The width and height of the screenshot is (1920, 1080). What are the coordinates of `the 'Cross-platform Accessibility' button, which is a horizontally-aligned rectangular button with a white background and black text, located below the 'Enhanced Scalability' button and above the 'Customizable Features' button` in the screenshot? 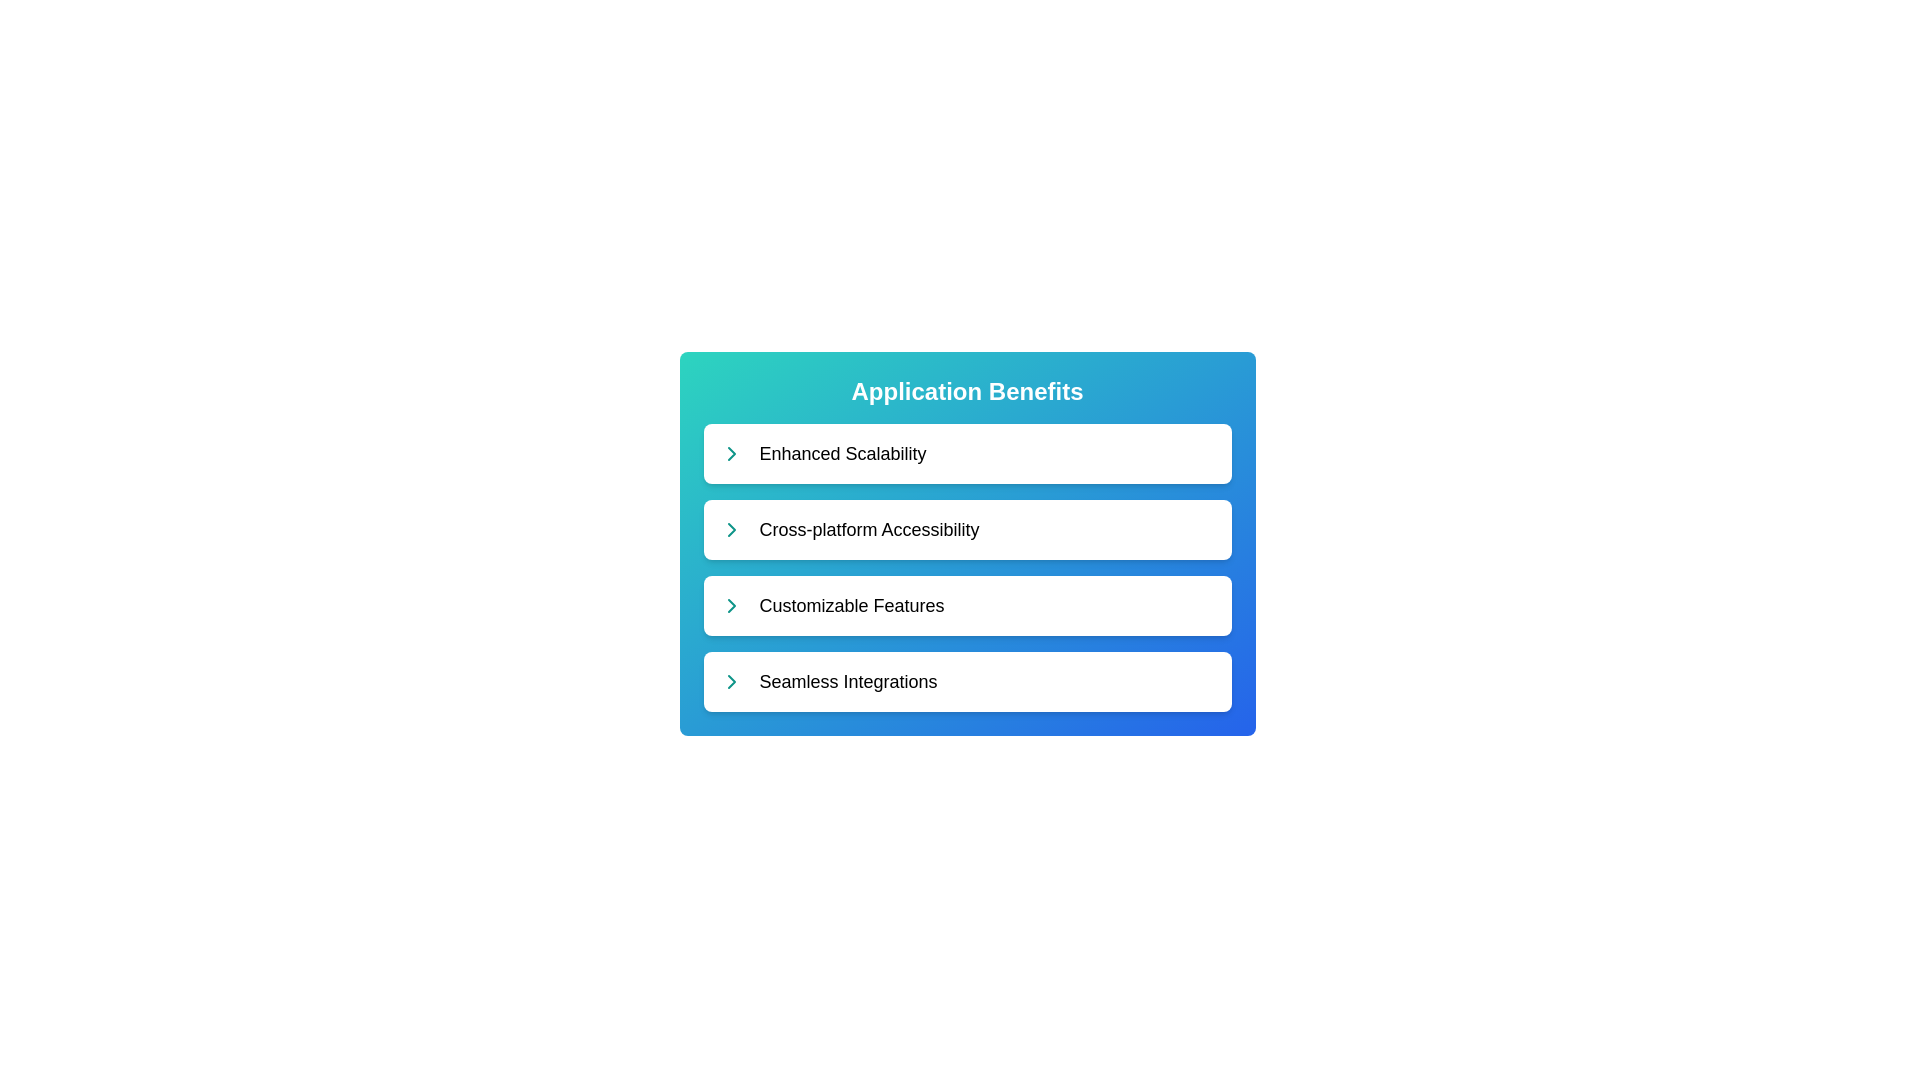 It's located at (967, 528).